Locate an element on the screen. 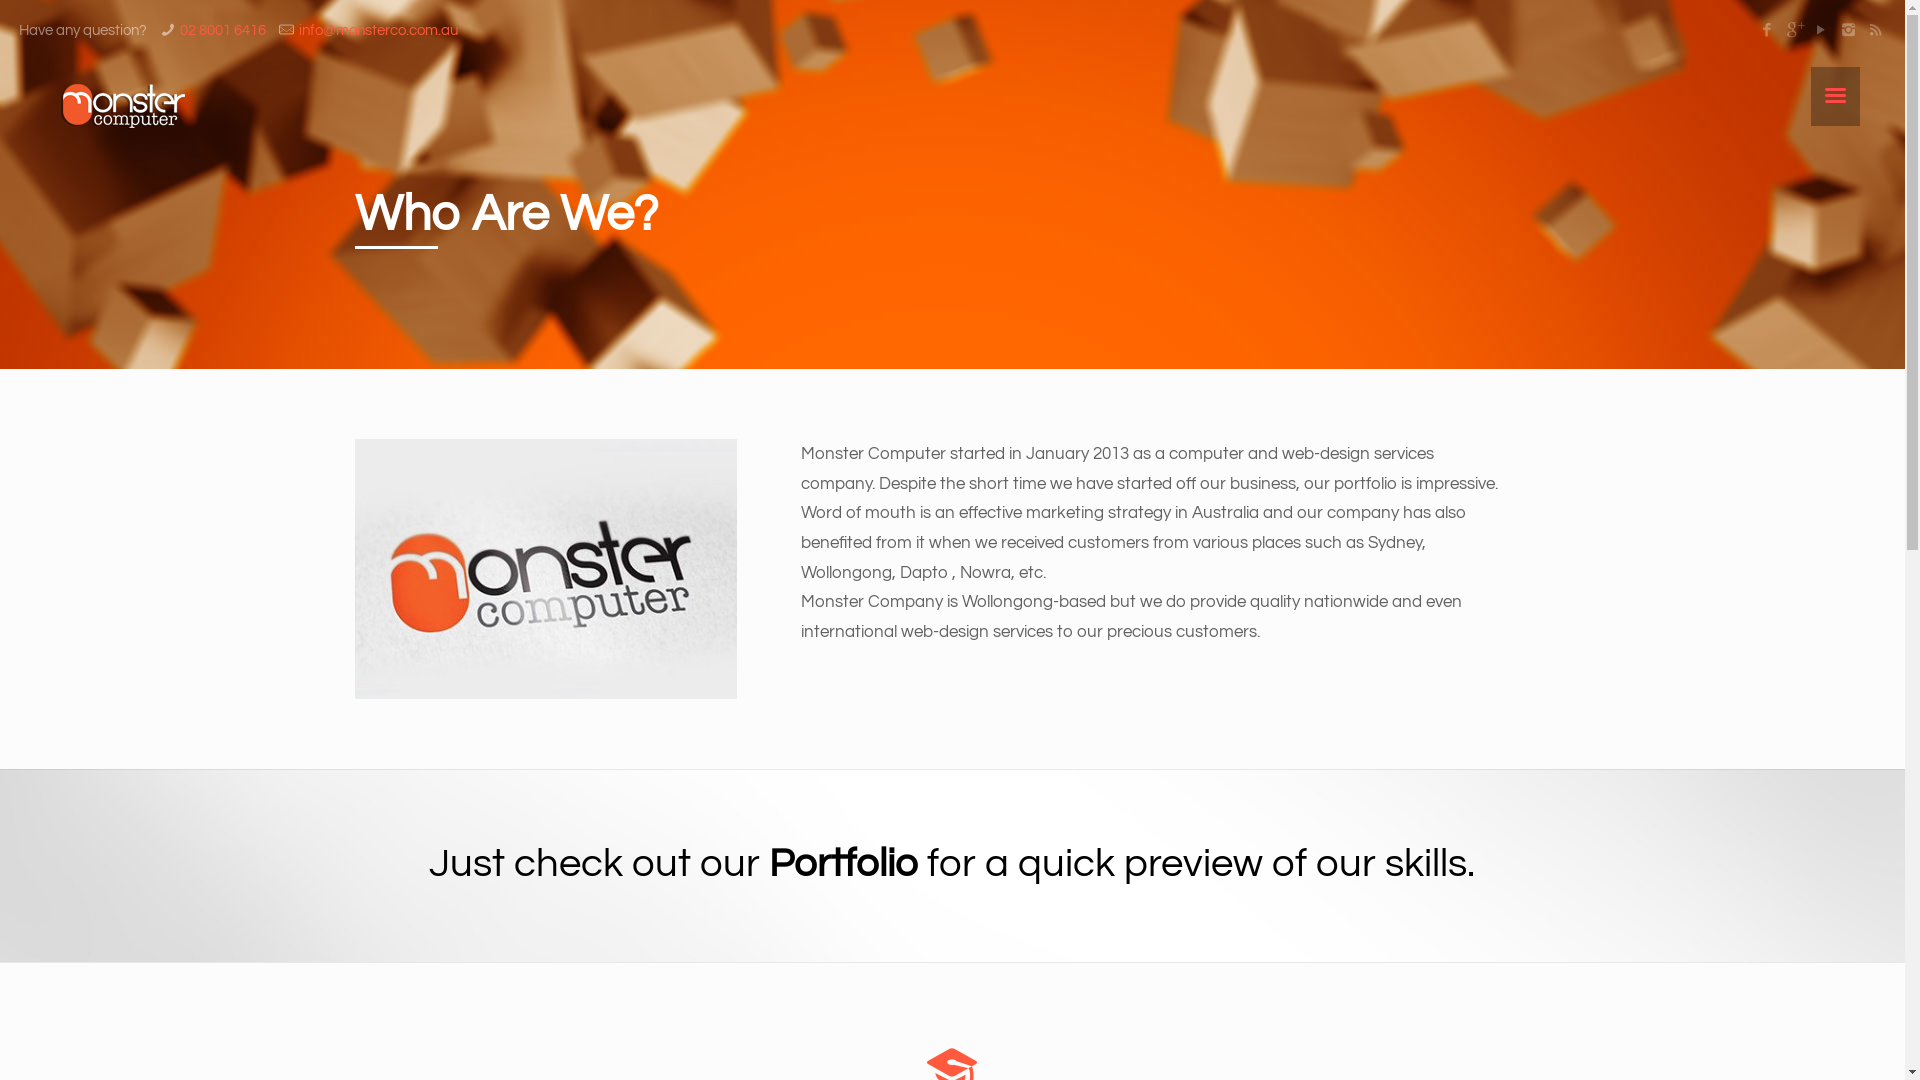 The width and height of the screenshot is (1920, 1080). 'info@monsterco.com.au' is located at coordinates (378, 30).